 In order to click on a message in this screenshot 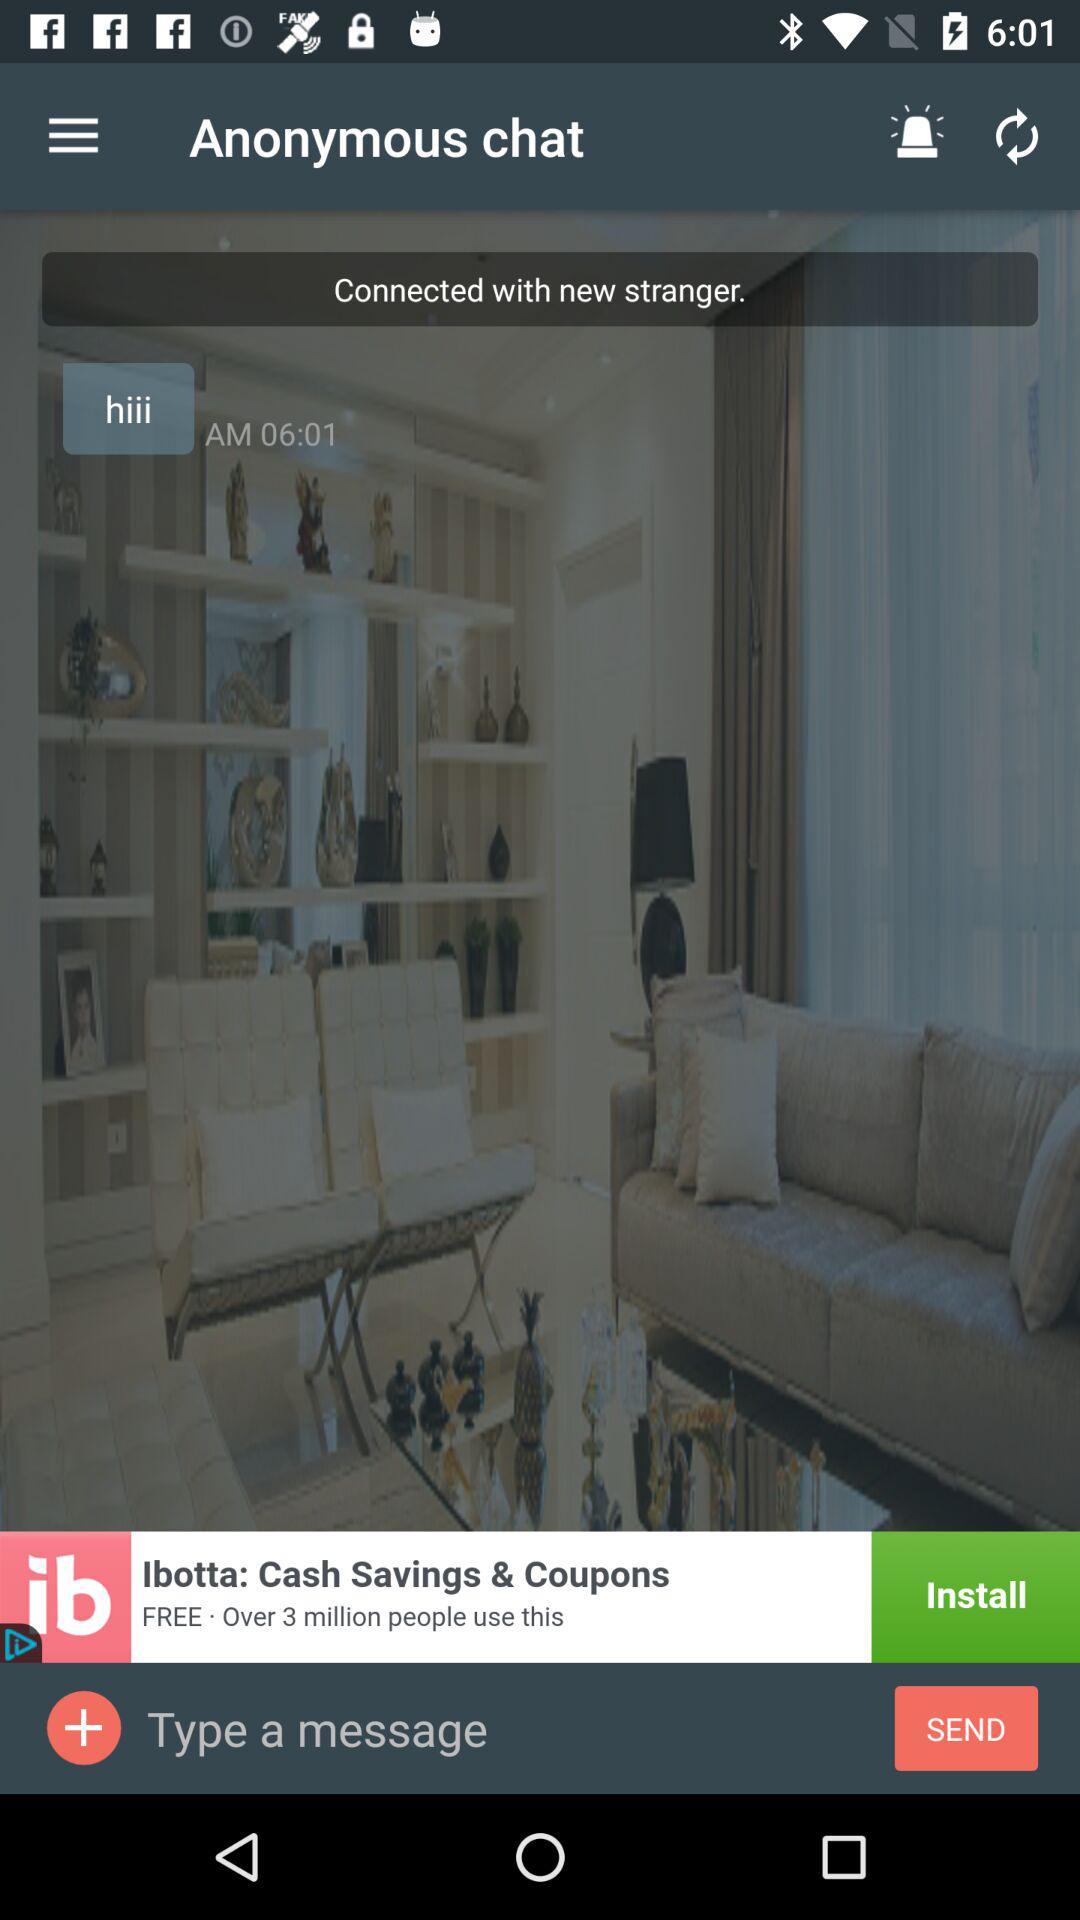, I will do `click(83, 1727)`.